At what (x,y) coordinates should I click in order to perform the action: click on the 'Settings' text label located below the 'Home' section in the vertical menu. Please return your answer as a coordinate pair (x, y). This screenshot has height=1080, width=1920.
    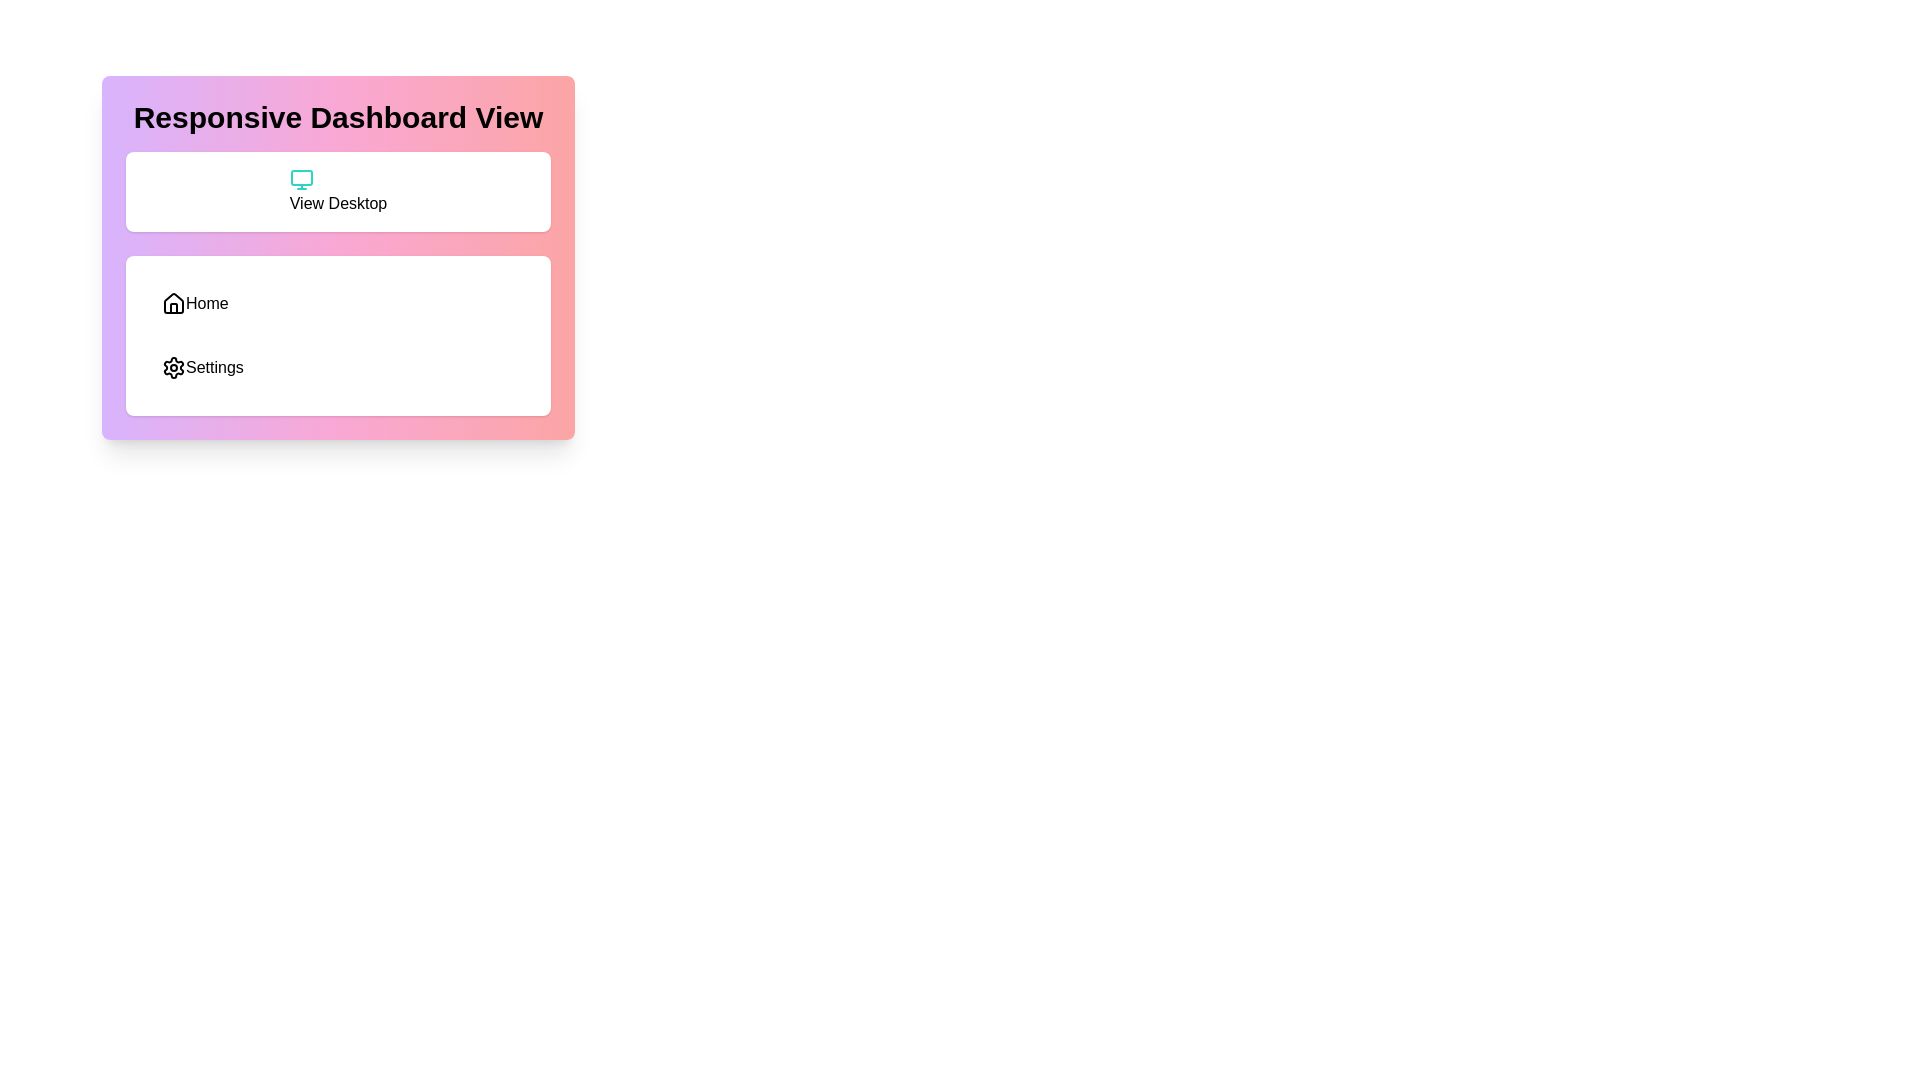
    Looking at the image, I should click on (214, 367).